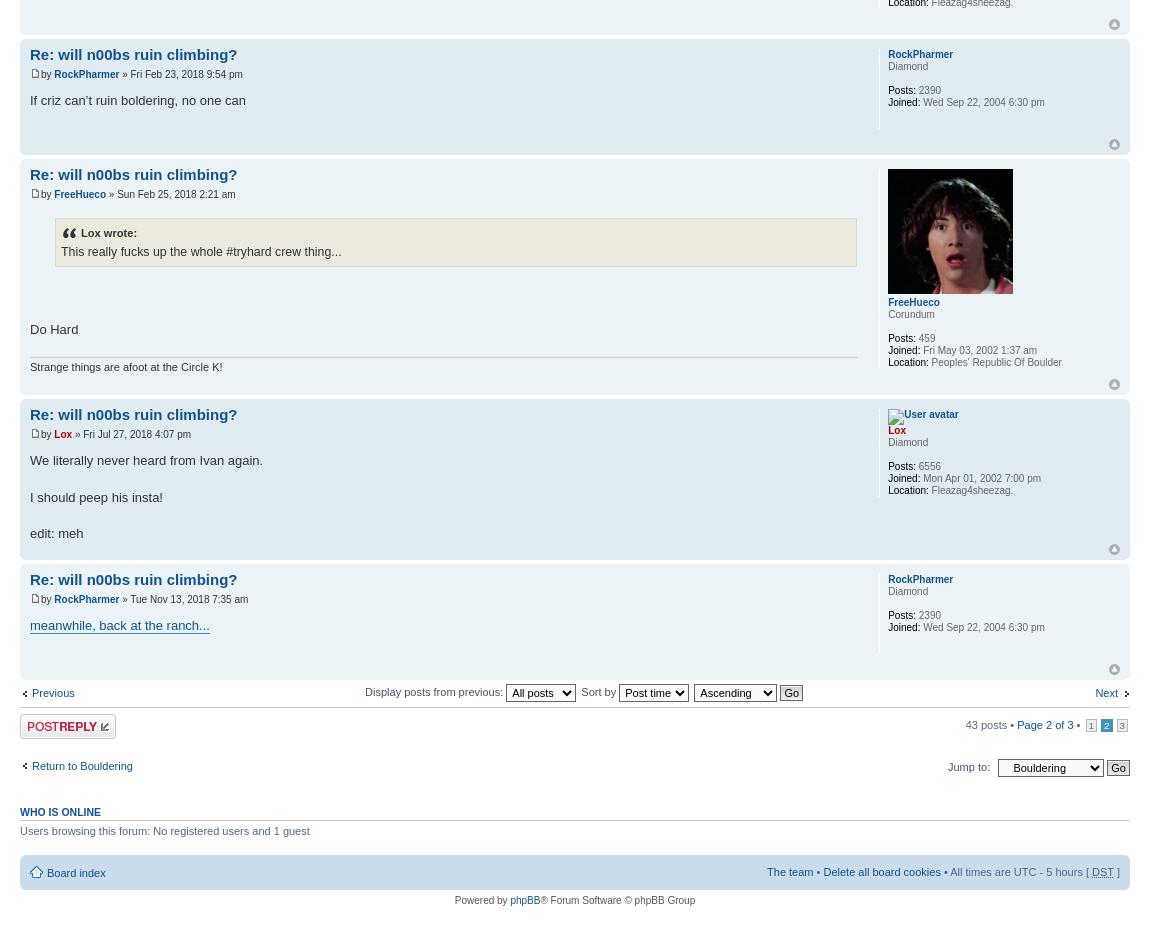  Describe the element at coordinates (1095, 692) in the screenshot. I see `'Next'` at that location.